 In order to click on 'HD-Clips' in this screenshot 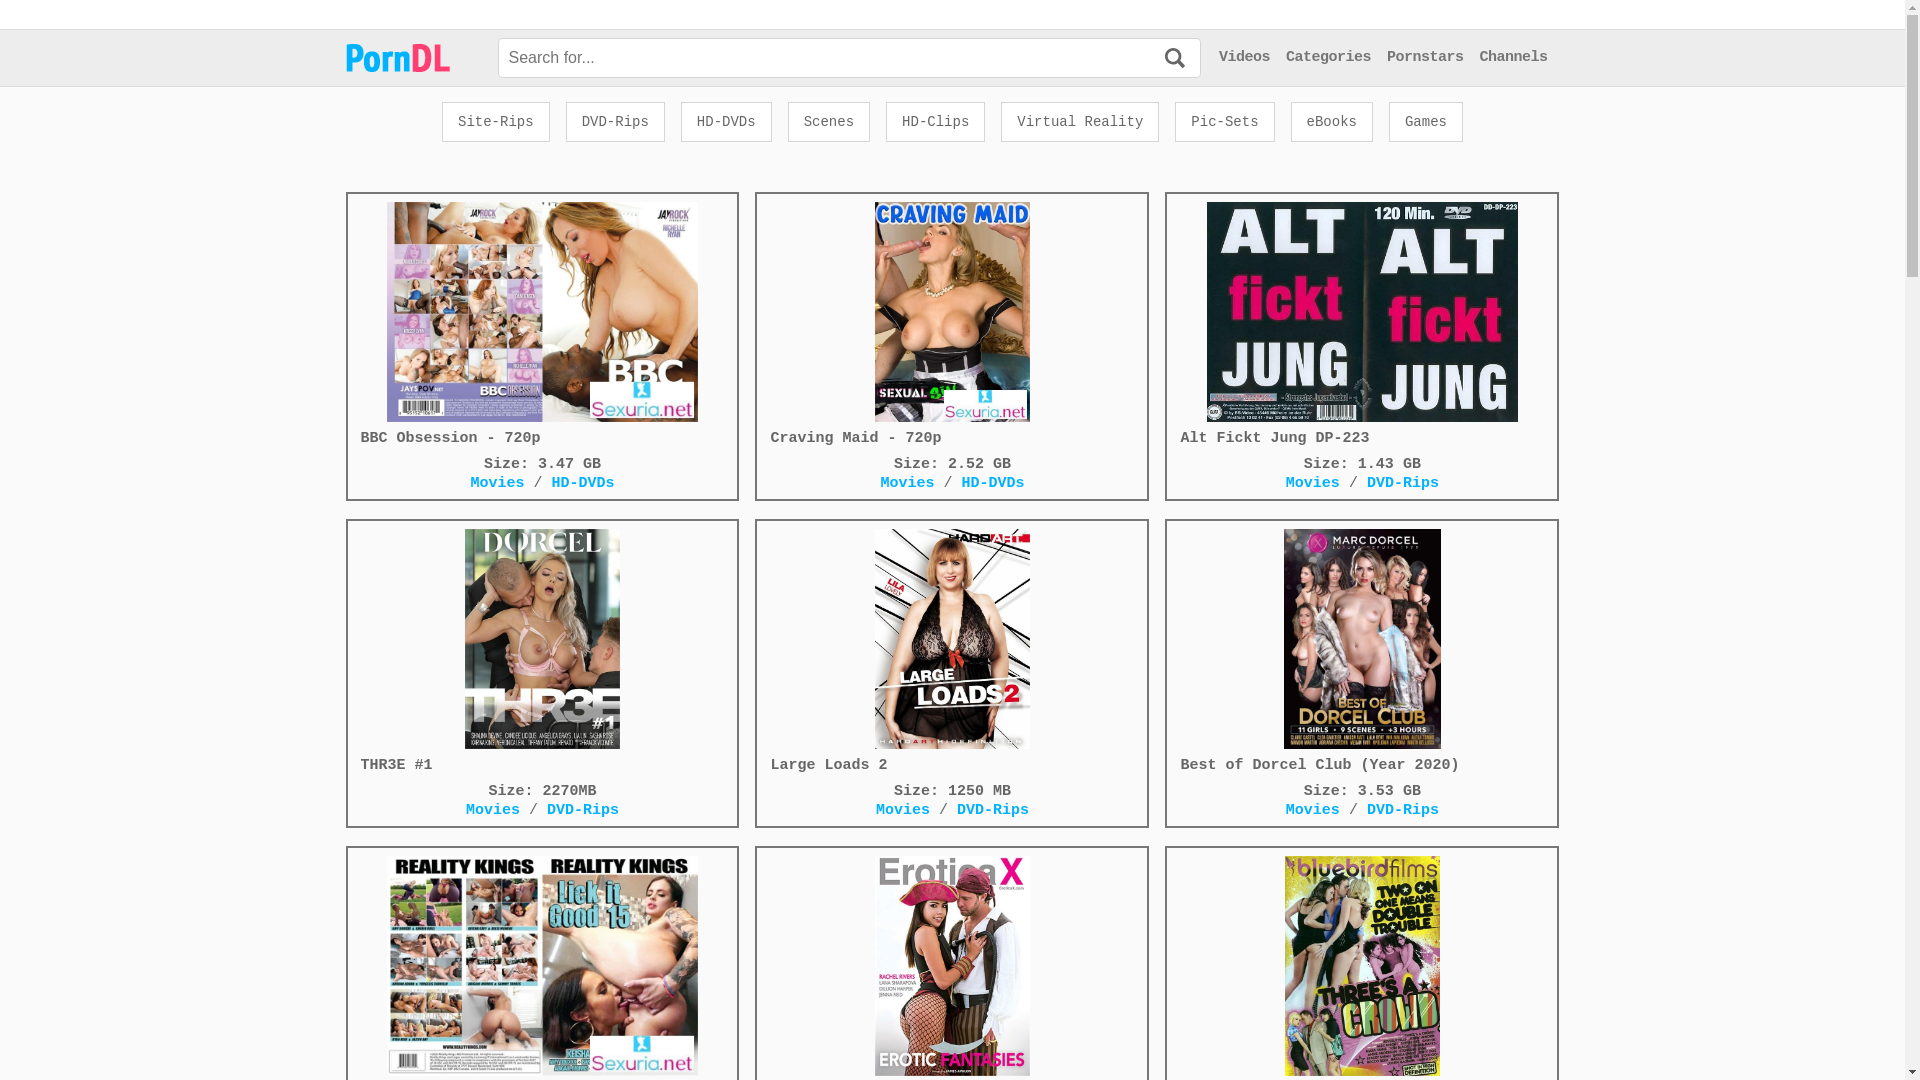, I will do `click(934, 122)`.